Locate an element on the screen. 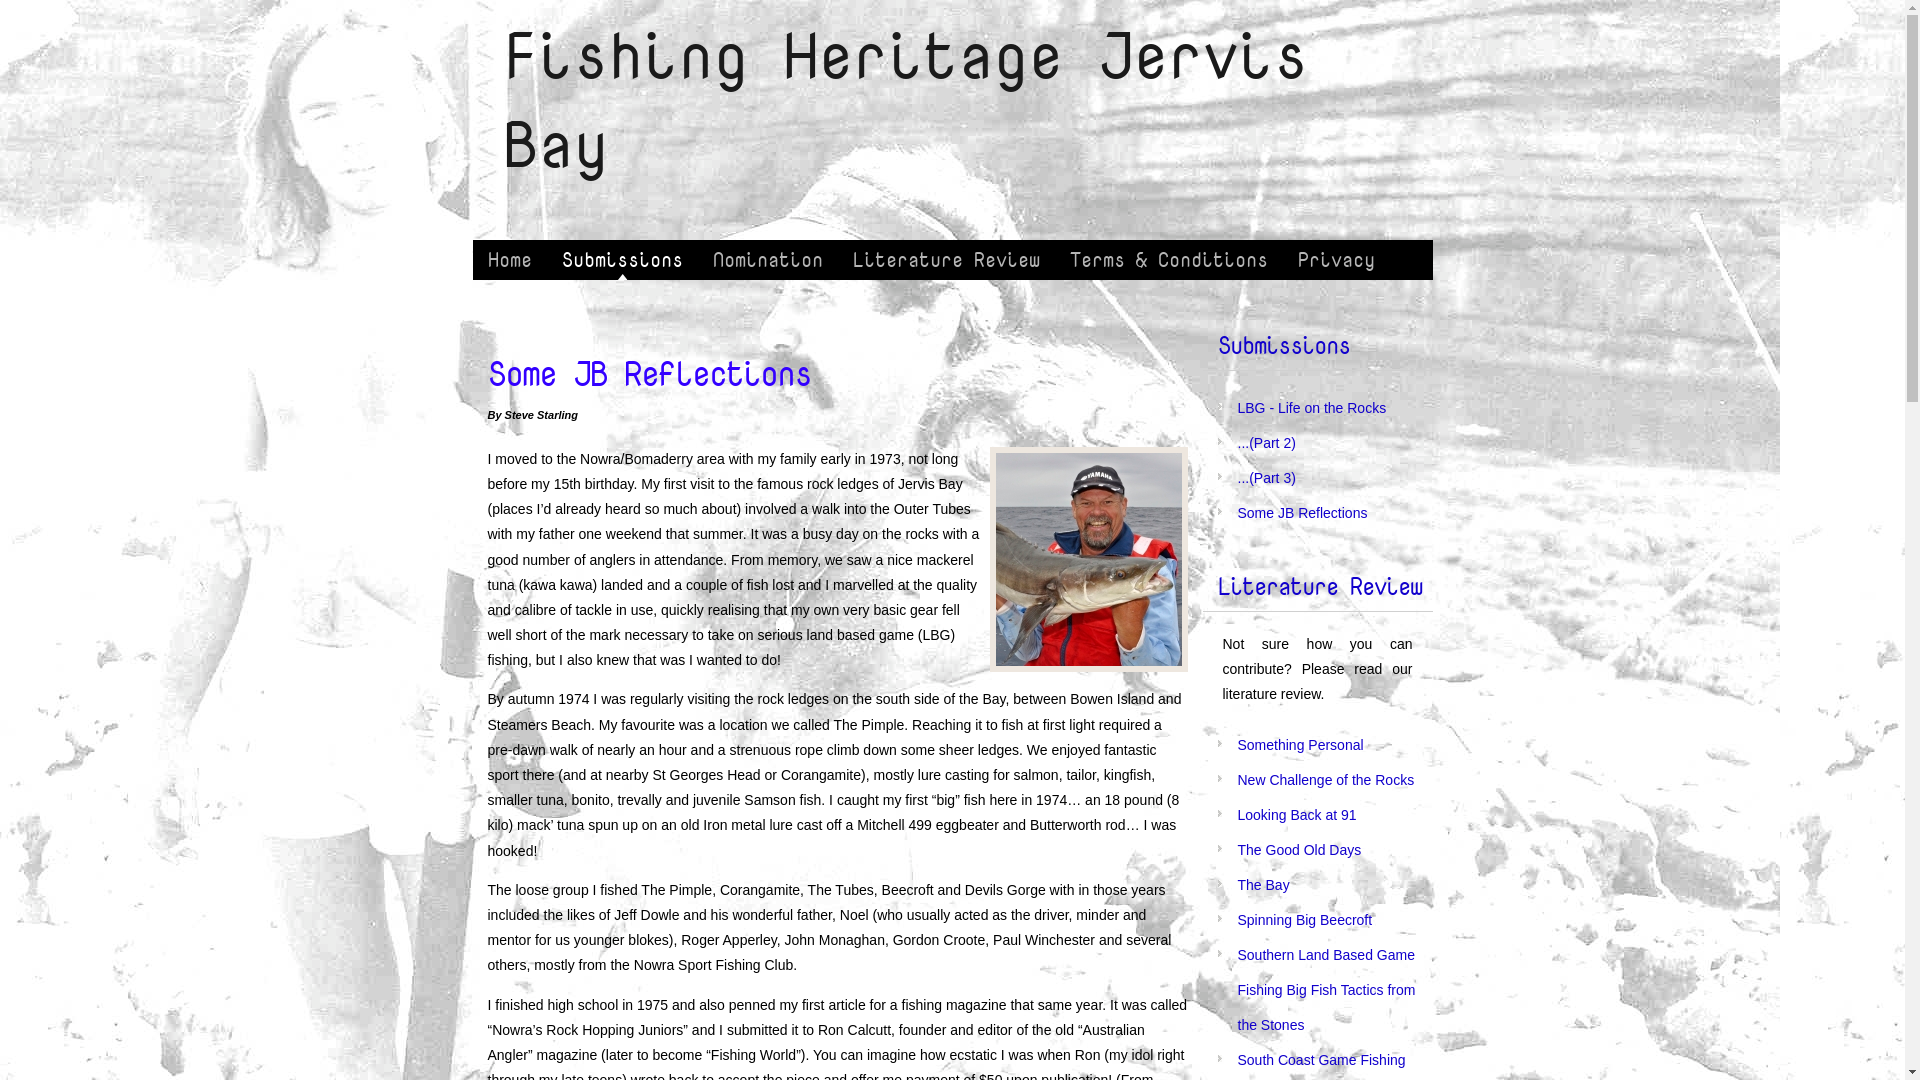  '...(Part 2)' is located at coordinates (1266, 442).